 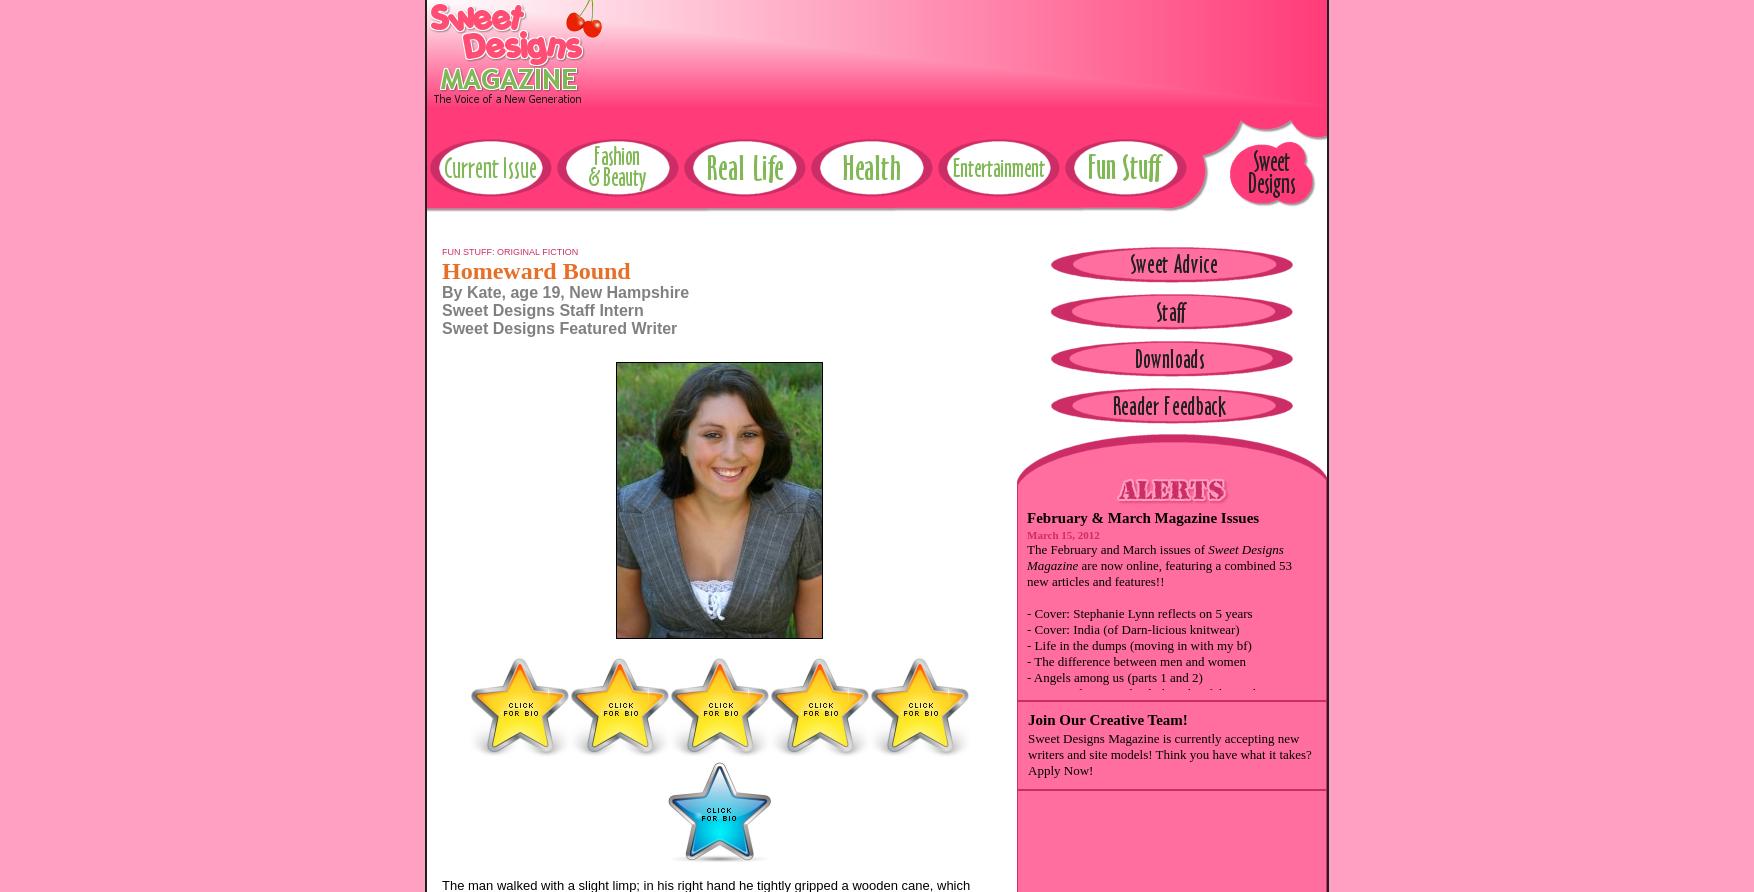 I want to click on '- Valentine's Day (not what you'd expect!)', so click(x=1025, y=787).